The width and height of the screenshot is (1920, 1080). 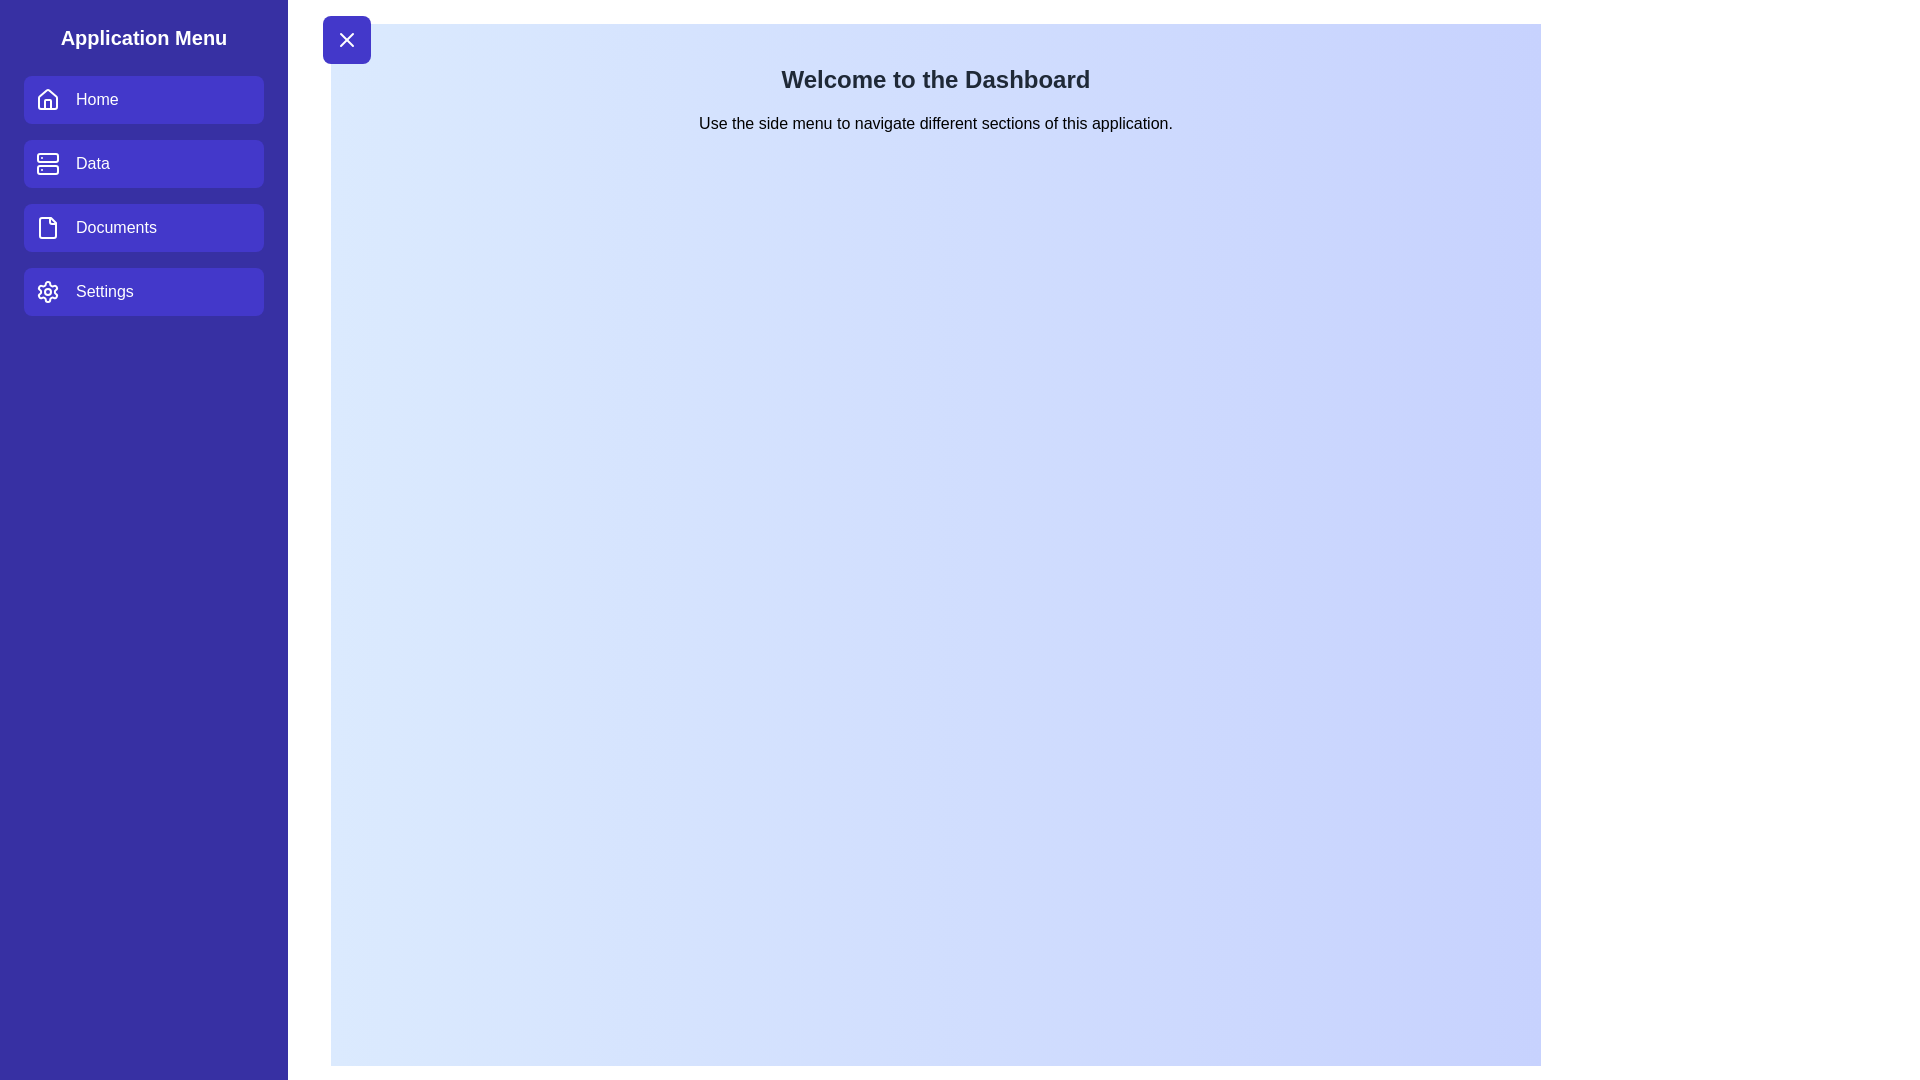 I want to click on the menu item Settings, so click(x=143, y=292).